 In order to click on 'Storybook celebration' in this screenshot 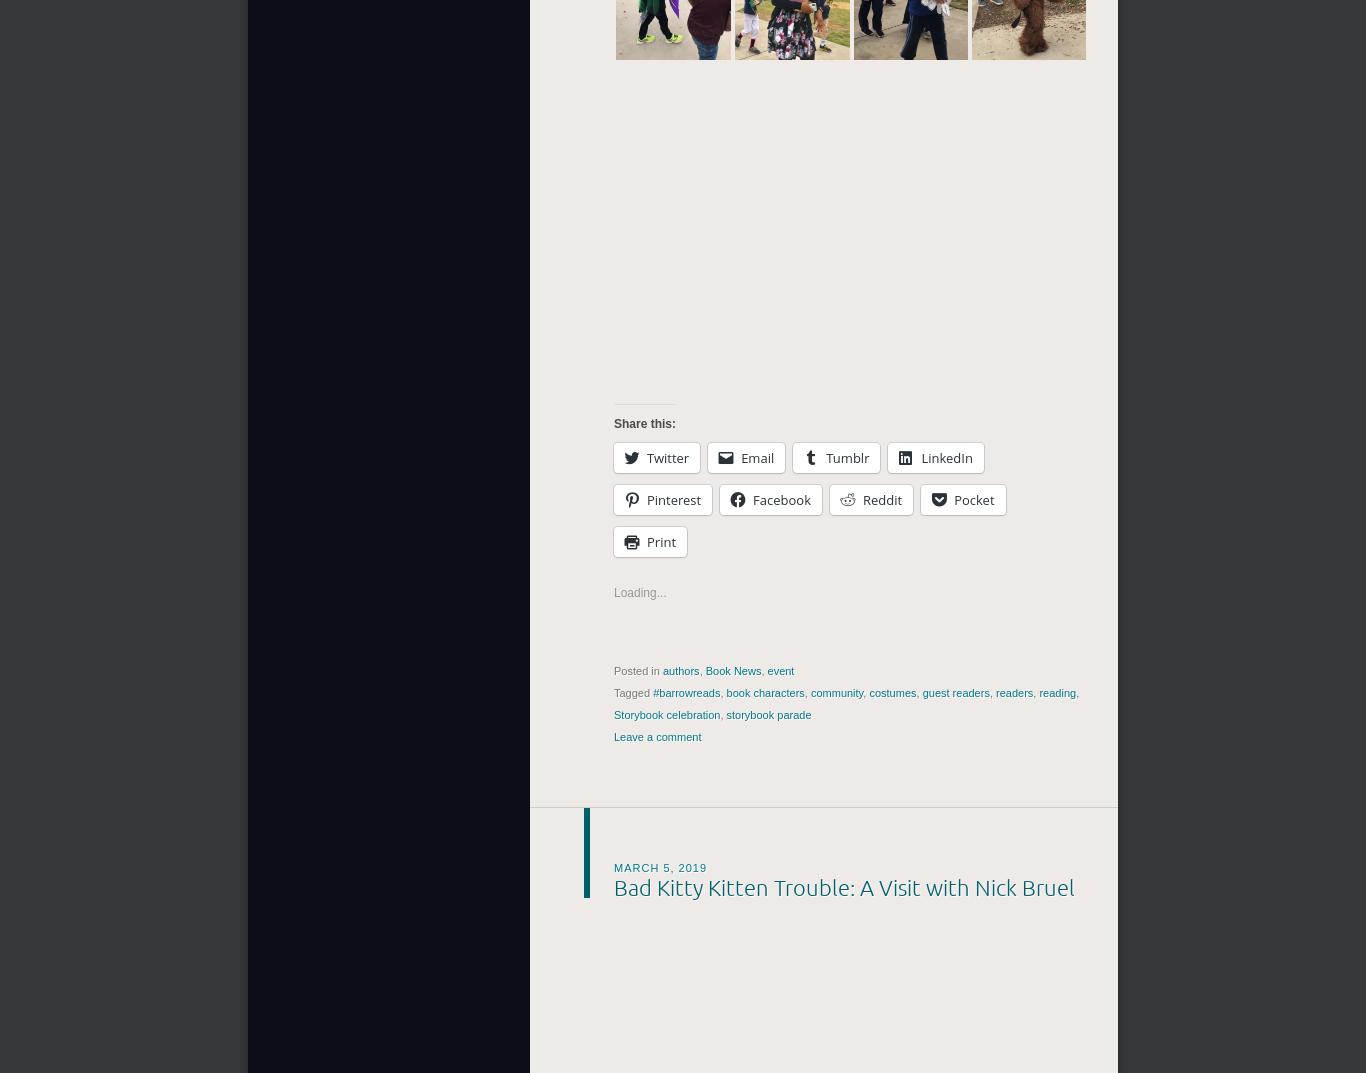, I will do `click(666, 715)`.